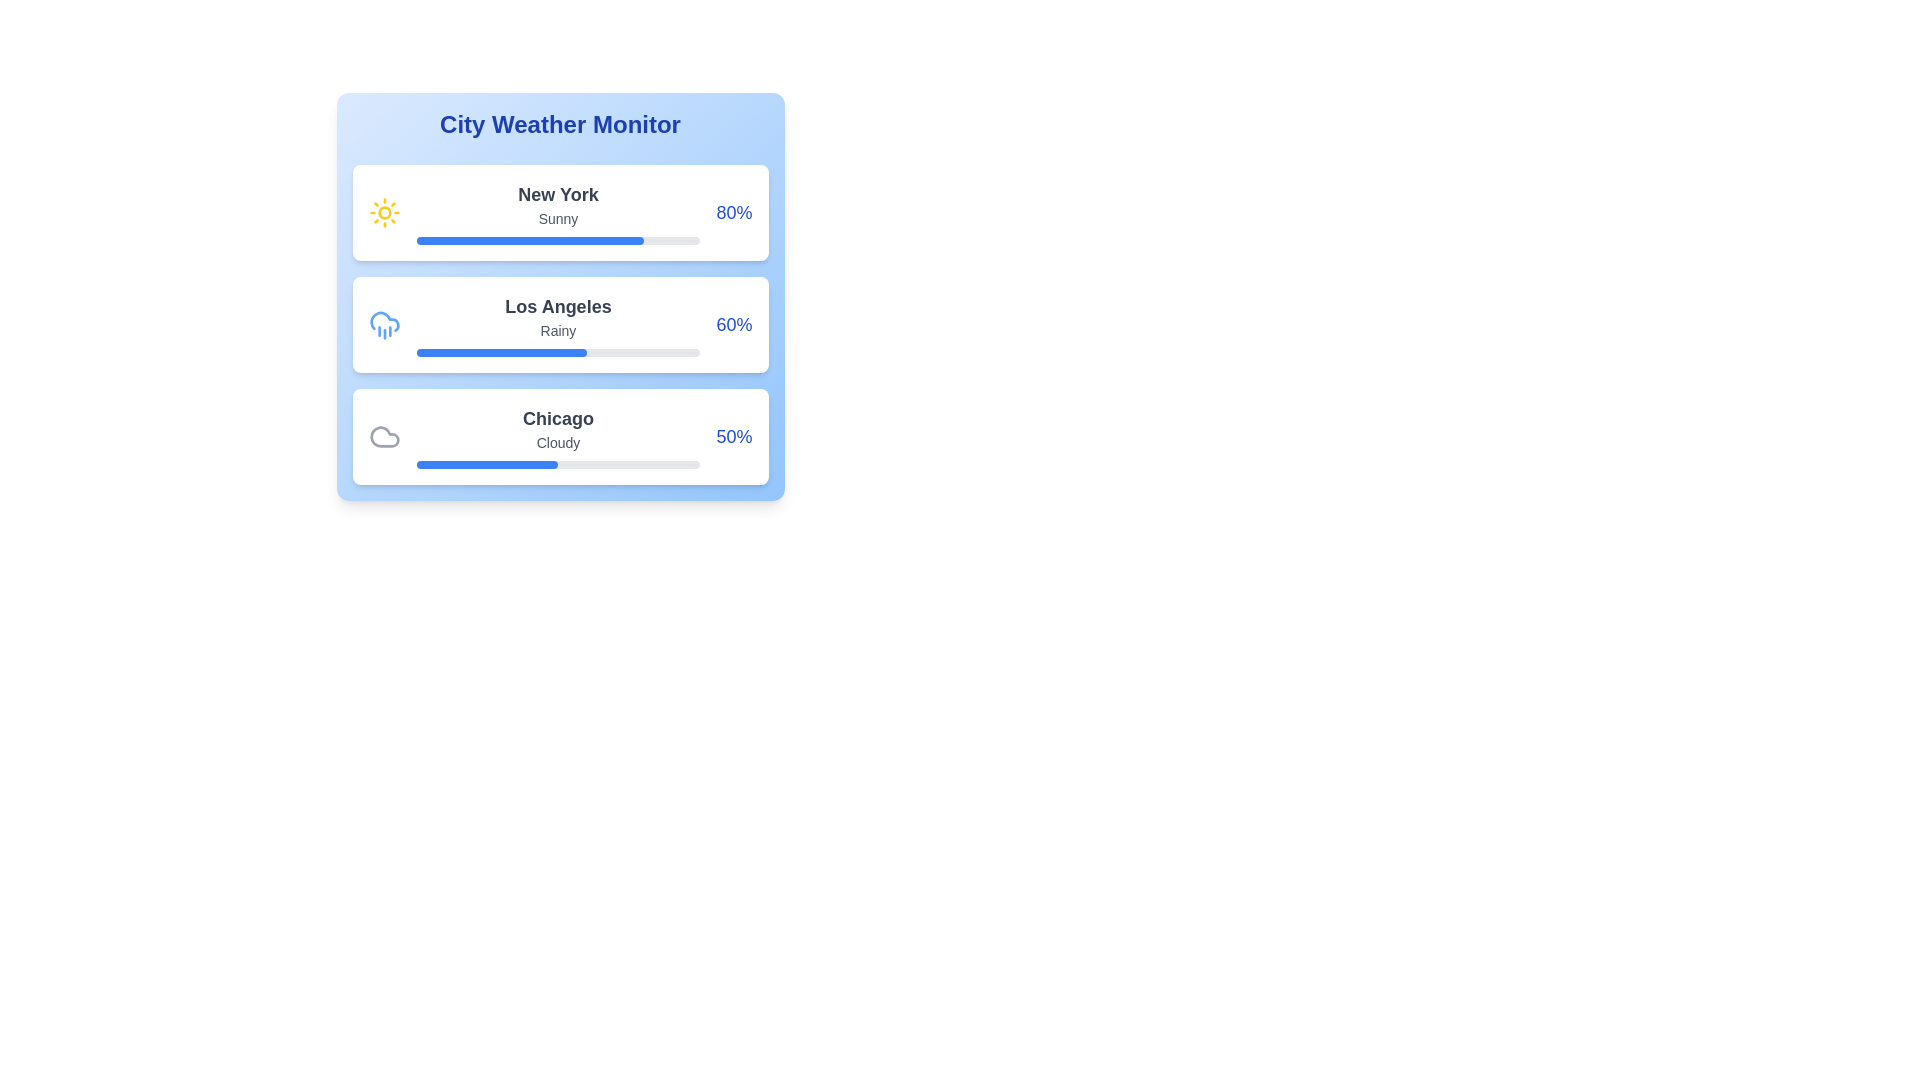 The image size is (1920, 1080). I want to click on the weather condition icon representing rain for Los Angeles, located beside the text 'Los Angeles' and 'Rainy', so click(384, 323).